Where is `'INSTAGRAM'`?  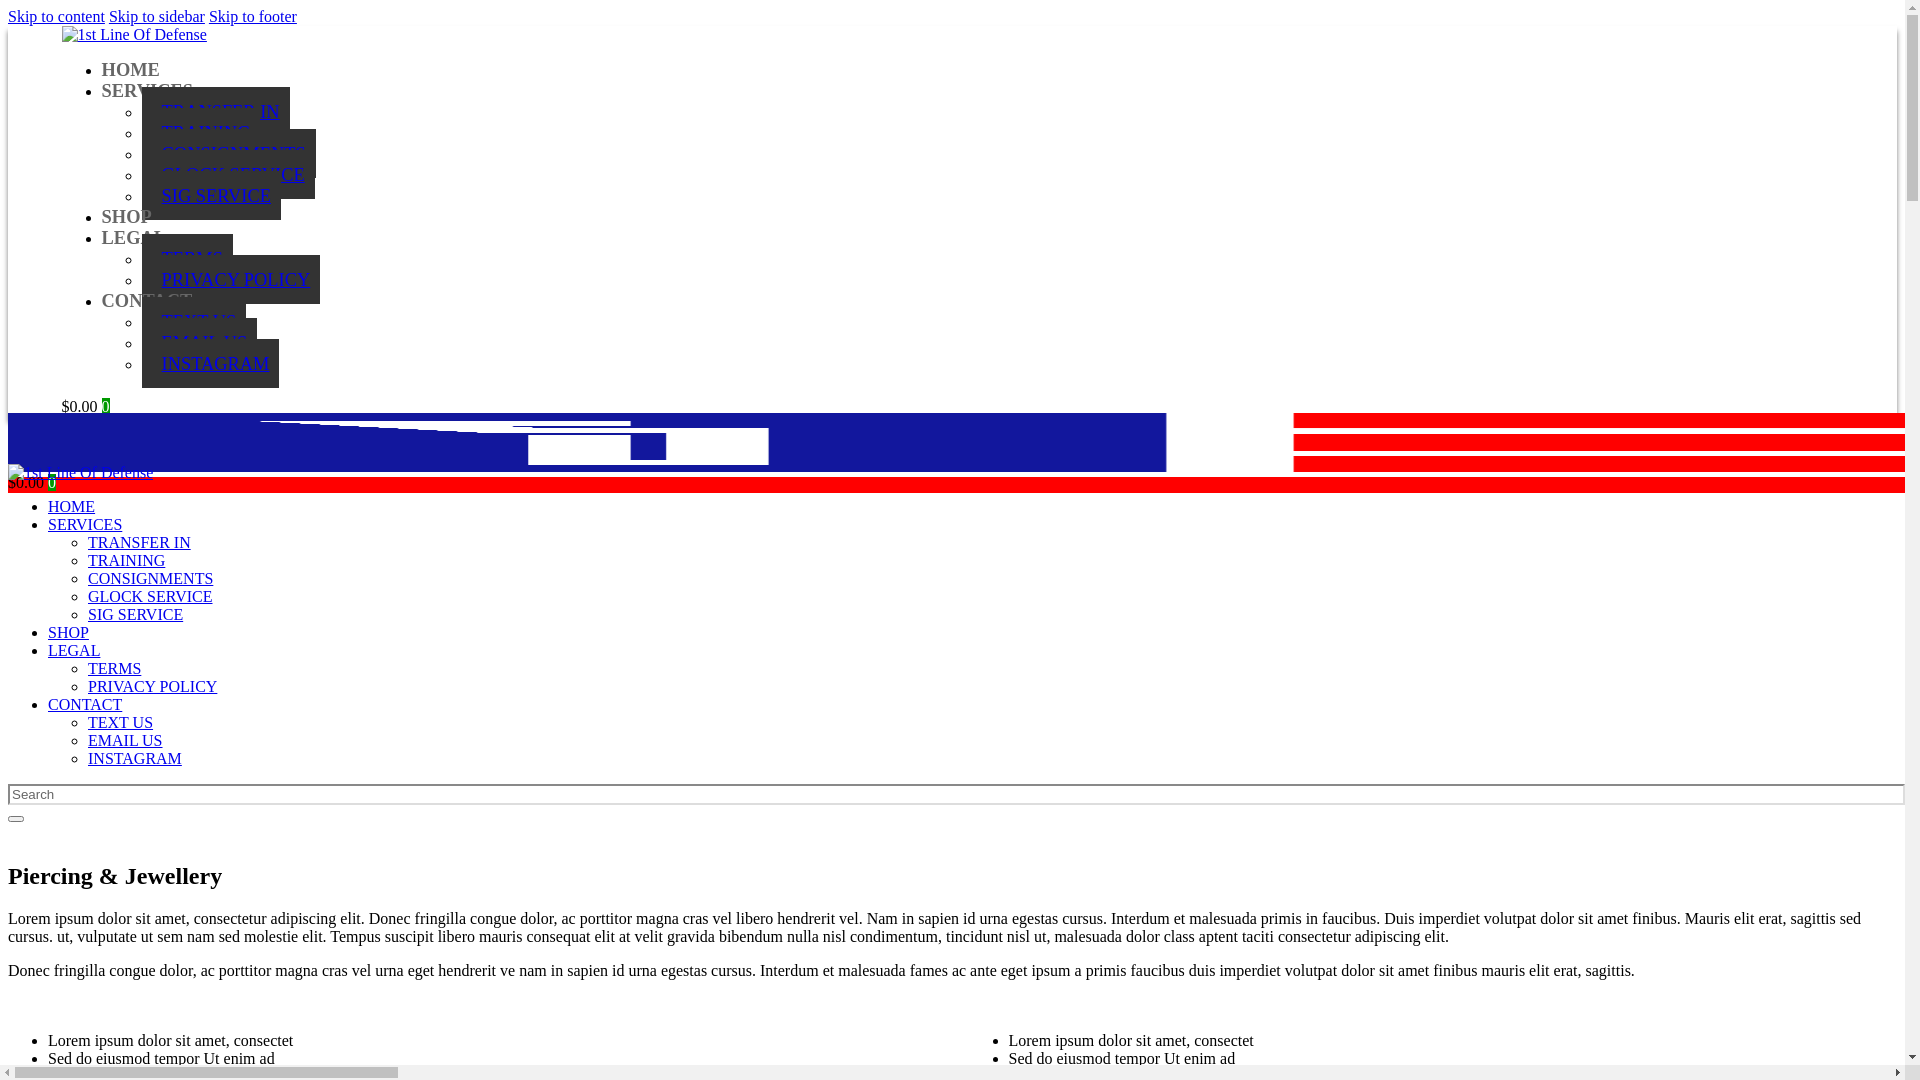
'INSTAGRAM' is located at coordinates (133, 758).